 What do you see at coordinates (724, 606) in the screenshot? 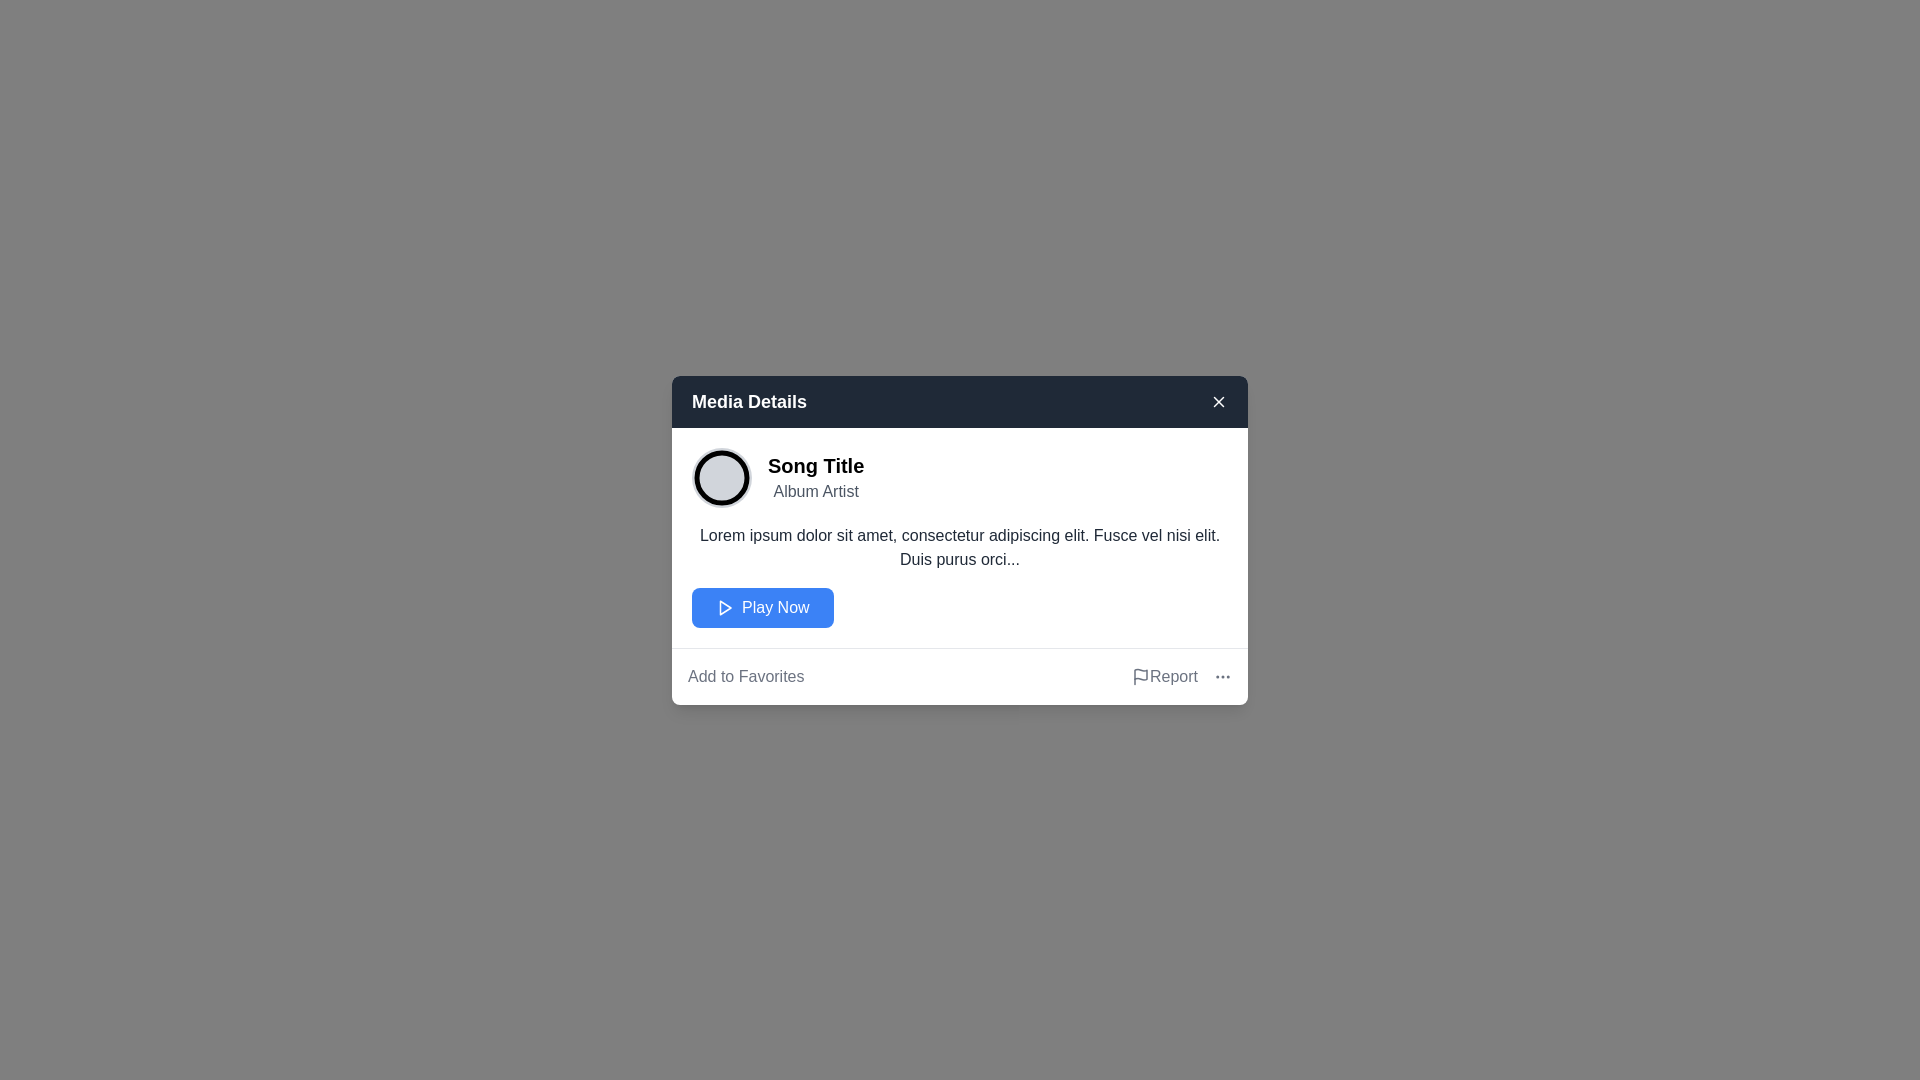
I see `the play icon located centrally within the blue 'Play Now' button in the 'Media Details' dialog box to initiate media playback` at bounding box center [724, 606].